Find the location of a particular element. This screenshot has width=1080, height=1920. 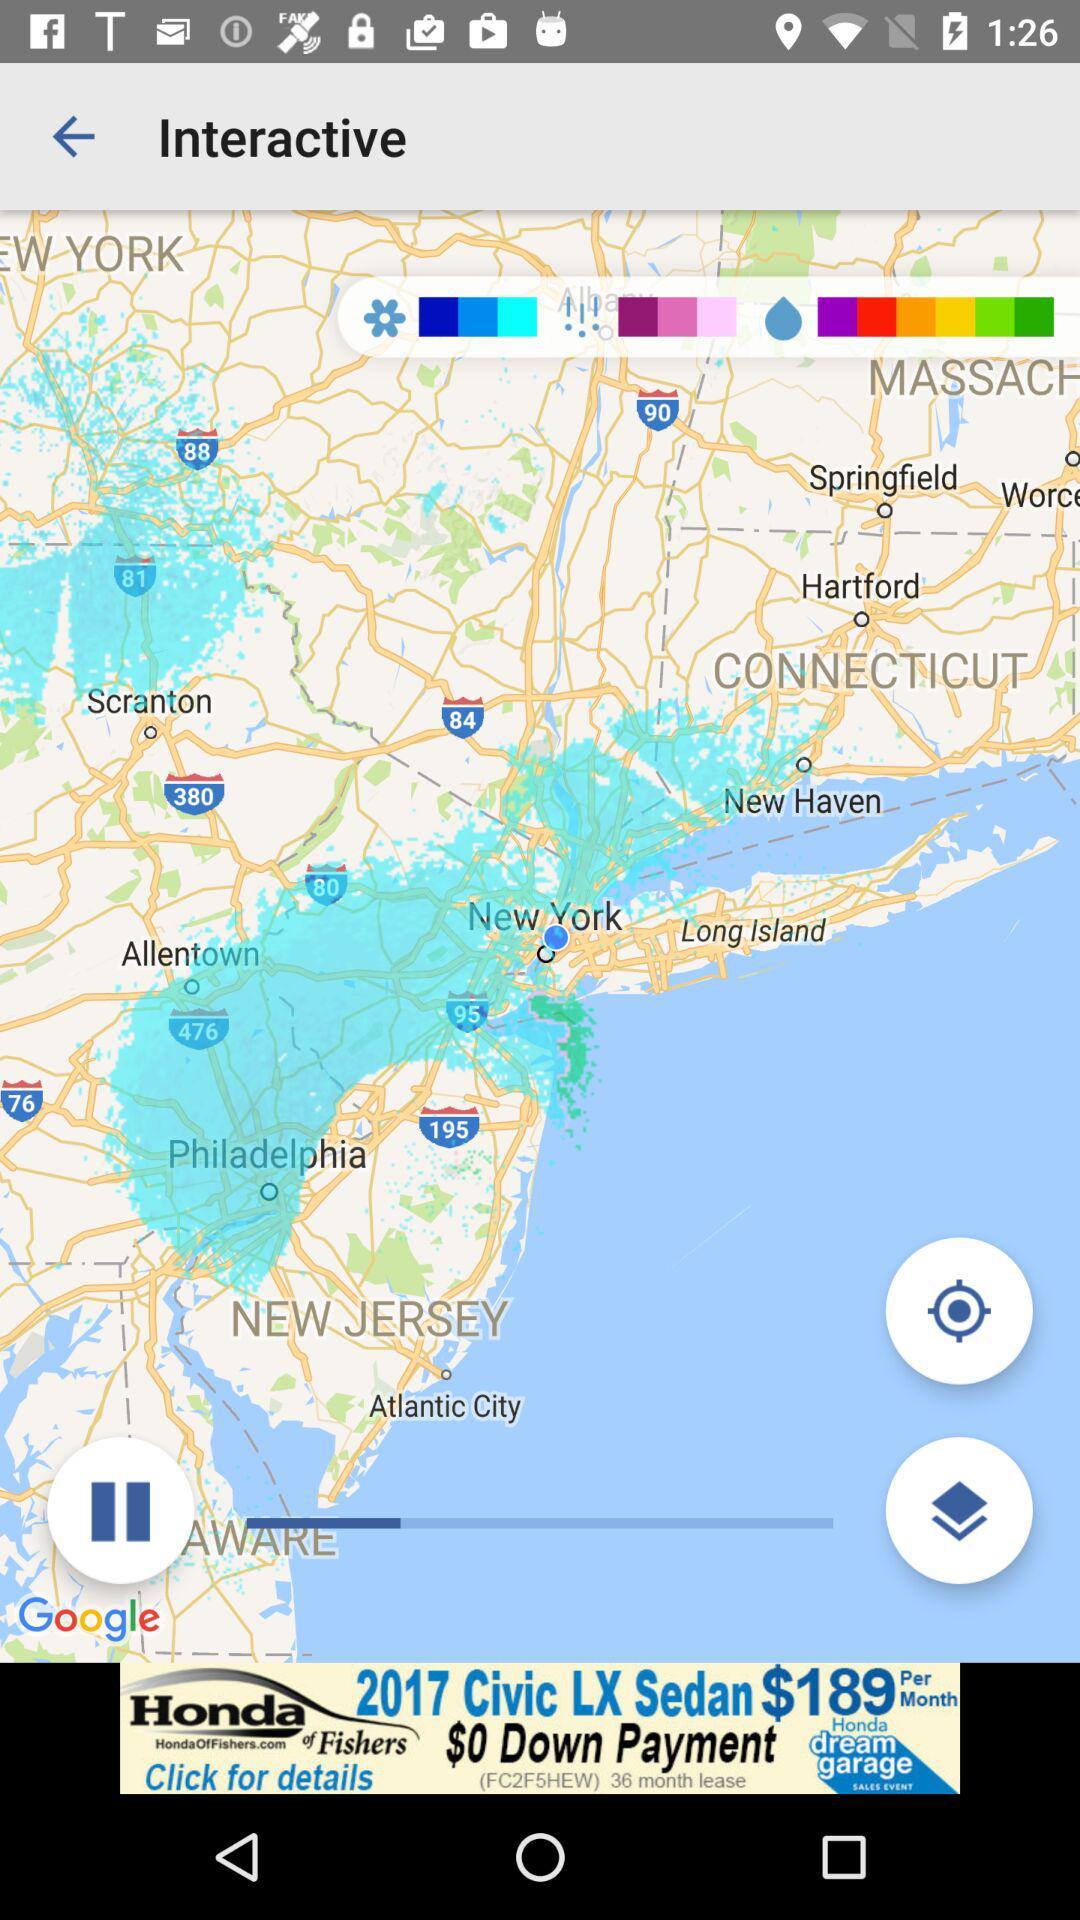

button is located at coordinates (120, 1510).